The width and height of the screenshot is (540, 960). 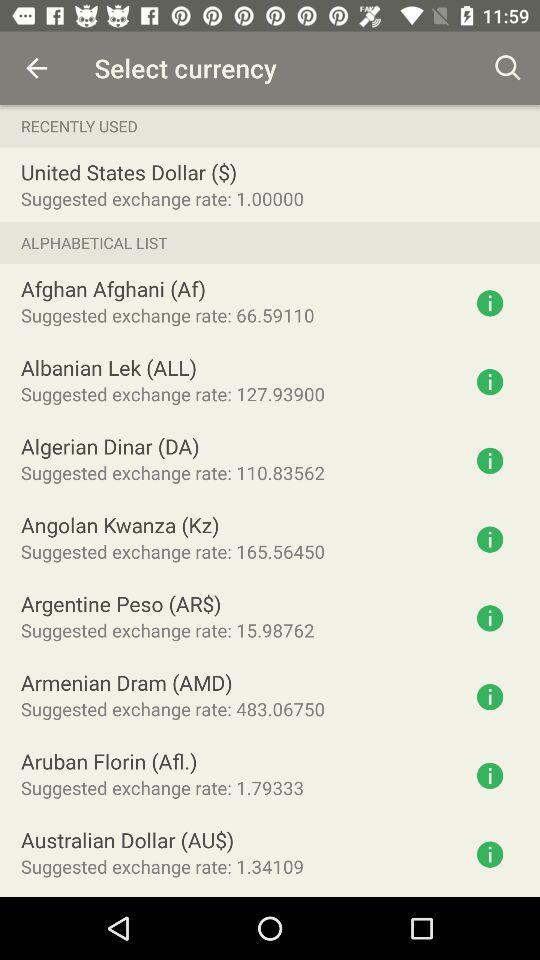 What do you see at coordinates (489, 460) in the screenshot?
I see `more info` at bounding box center [489, 460].